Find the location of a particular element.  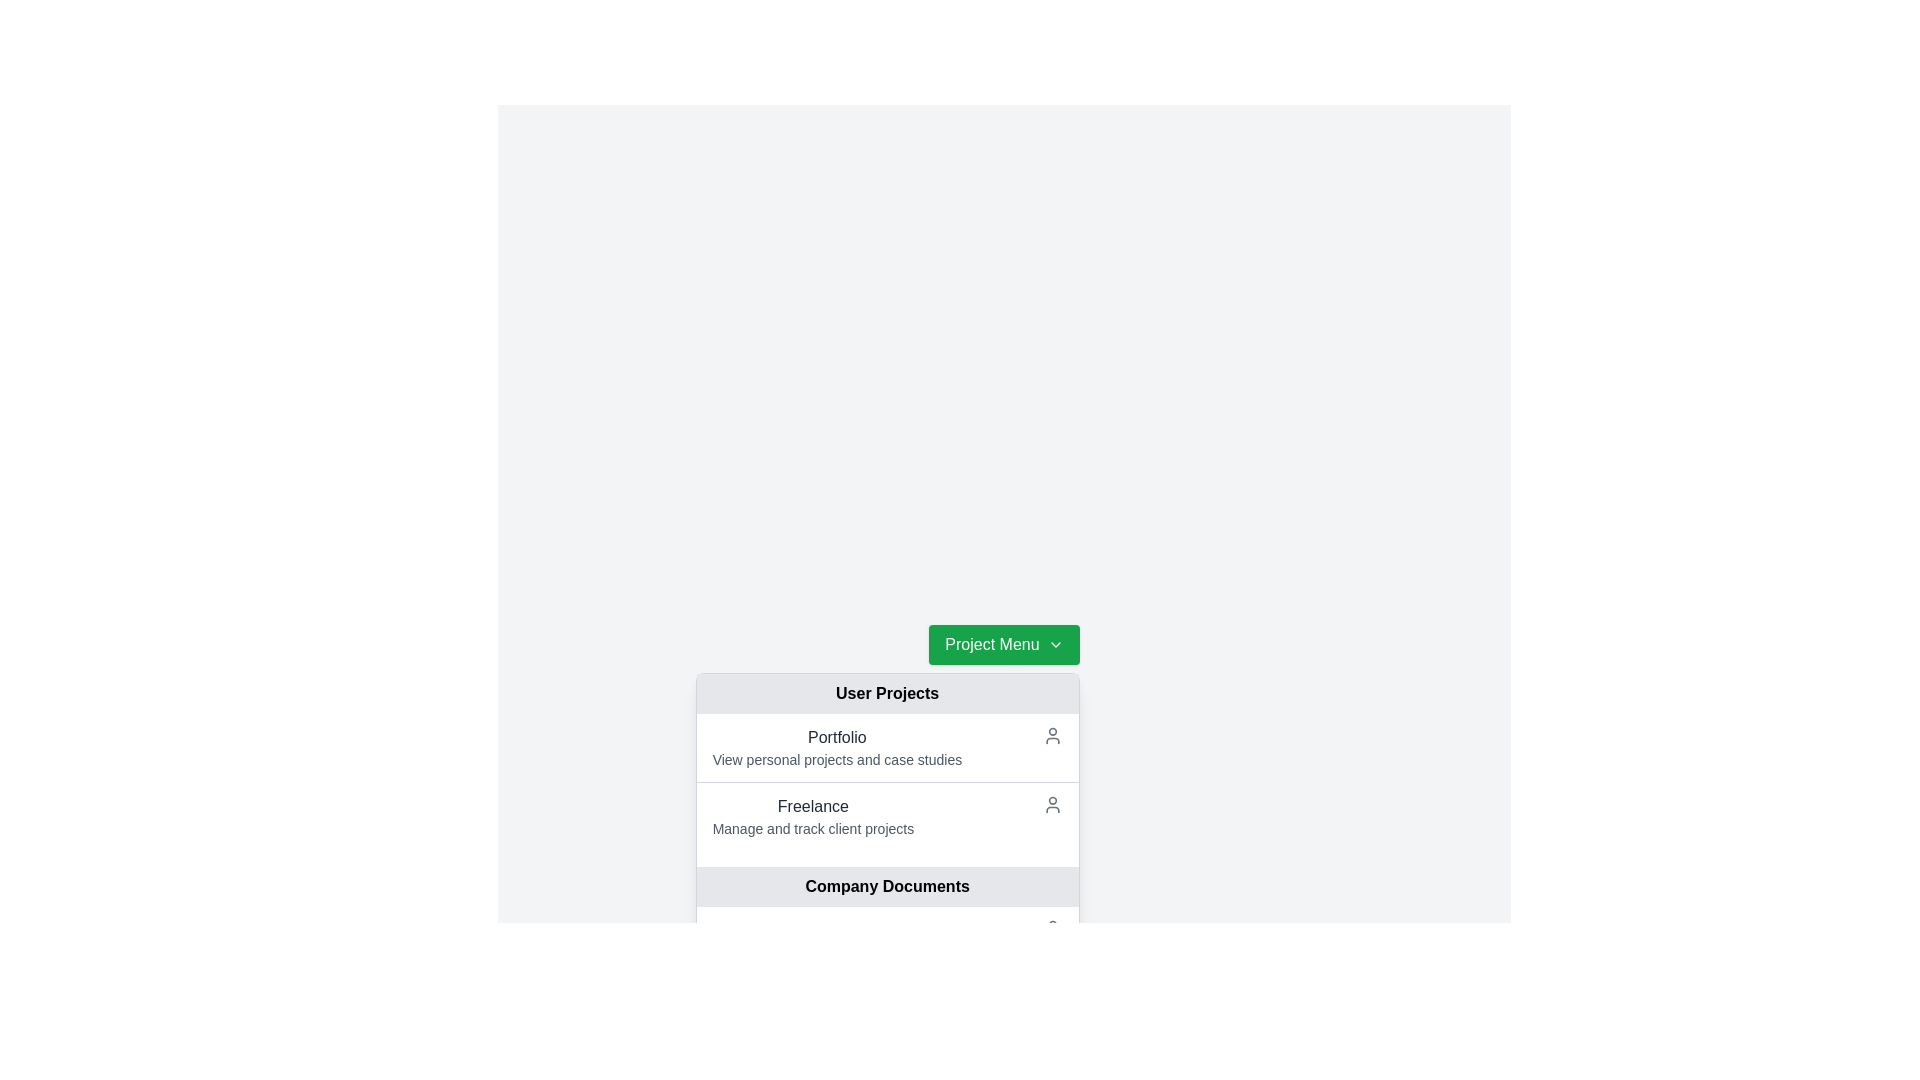

the third text label in the 'User Projects' section of the menu, which indicates a category related to company documents is located at coordinates (886, 886).